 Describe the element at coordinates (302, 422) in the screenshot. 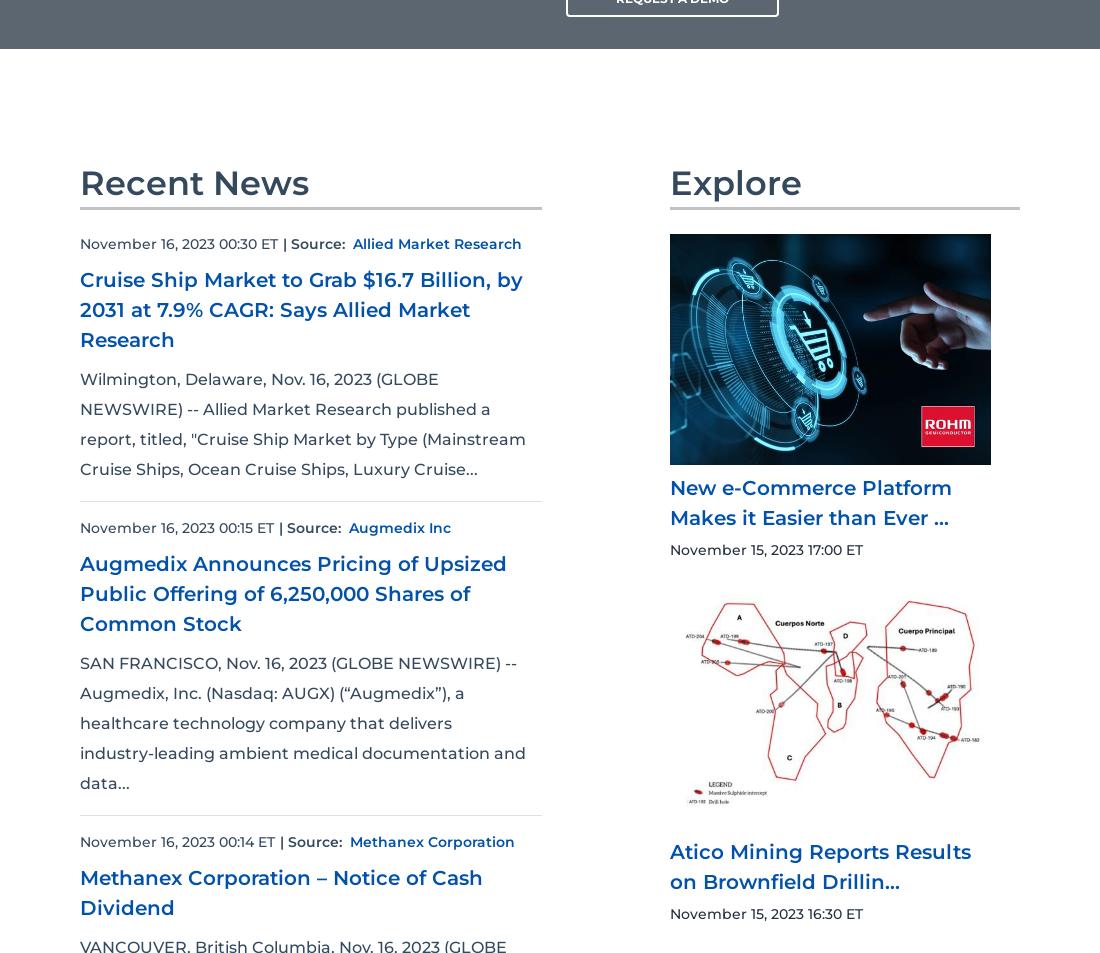

I see `'Wilmington, Delaware, Nov.  16, 2023  (GLOBE NEWSWIRE) -- Allied Market Research published a report, titled, "Cruise Ship Market by Type (Mainstream Cruise Ships, Ocean Cruise Ships, Luxury Cruise...'` at that location.